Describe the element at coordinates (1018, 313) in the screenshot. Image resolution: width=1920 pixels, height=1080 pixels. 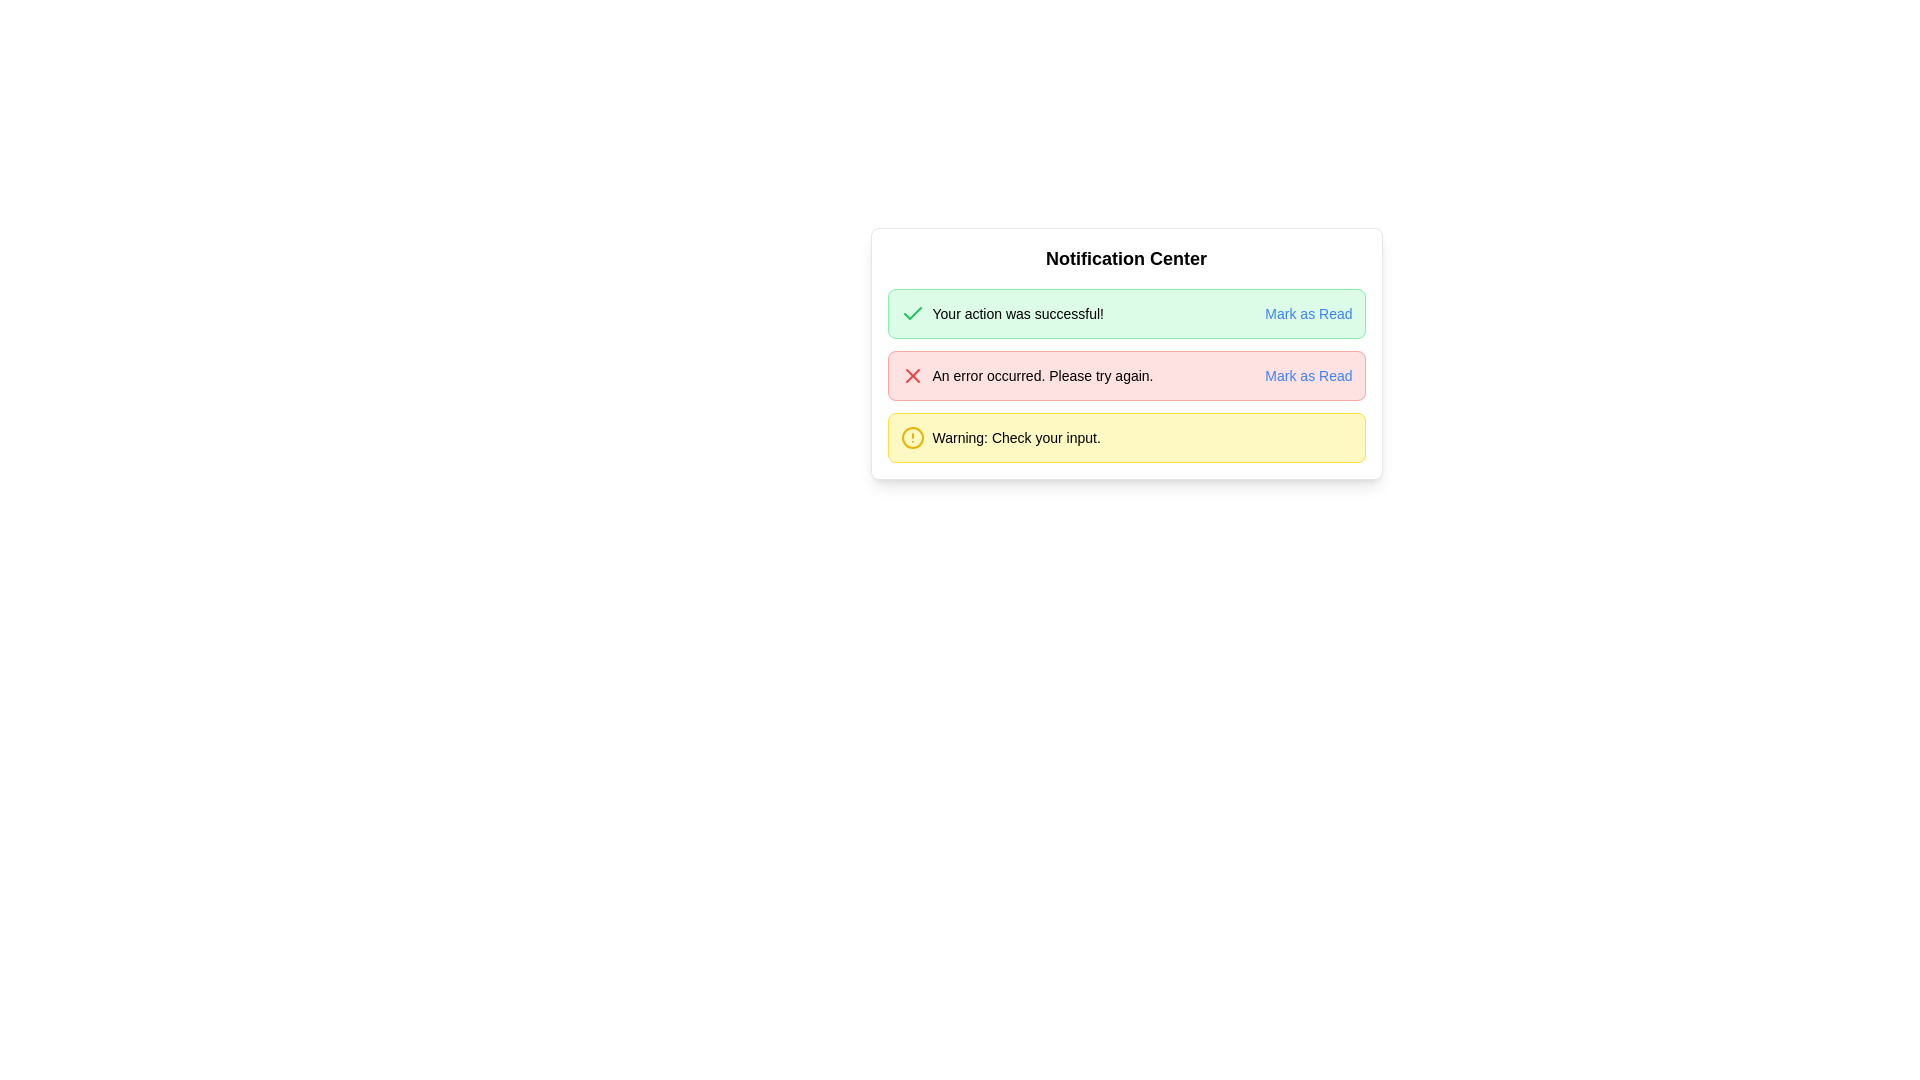
I see `the static text label that contains the message 'Your action was successful!', which is styled with a small font and located next to a green check icon in the notification center` at that location.